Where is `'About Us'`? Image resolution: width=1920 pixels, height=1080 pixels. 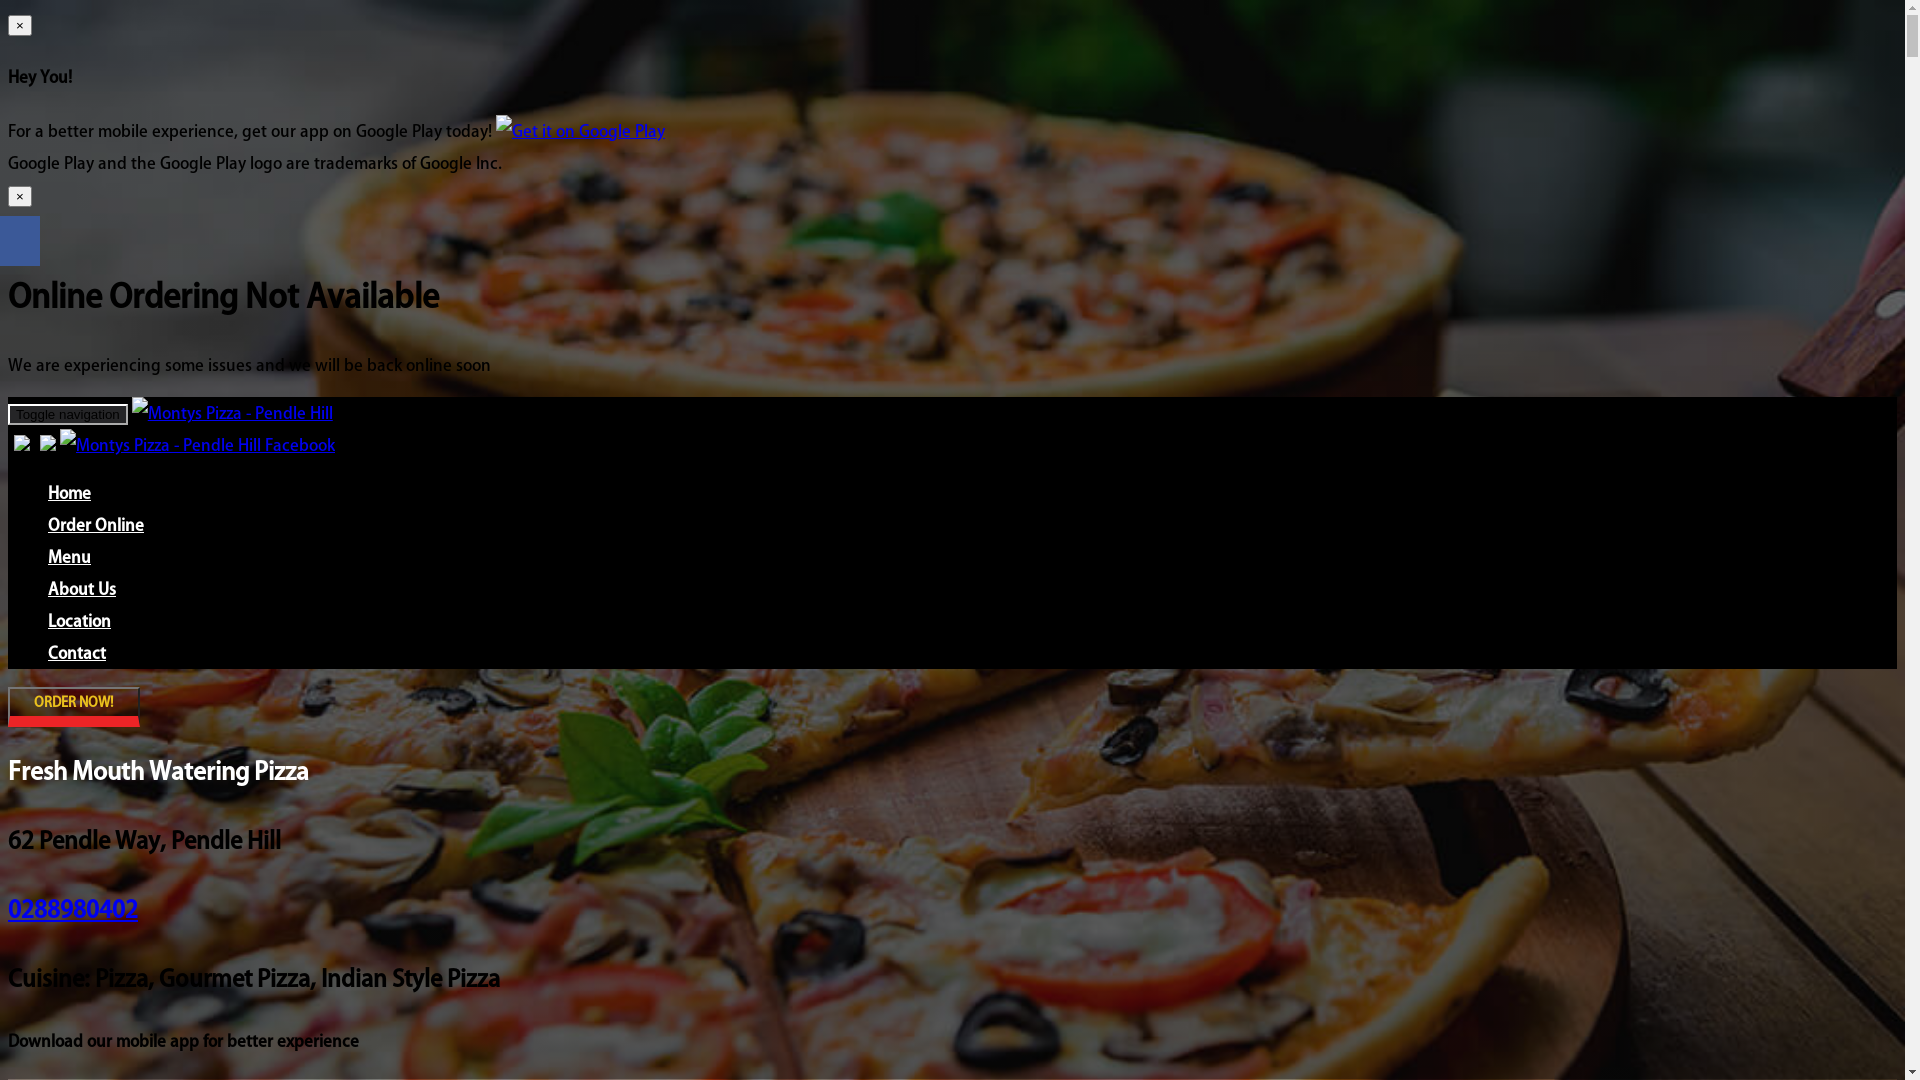 'About Us' is located at coordinates (48, 588).